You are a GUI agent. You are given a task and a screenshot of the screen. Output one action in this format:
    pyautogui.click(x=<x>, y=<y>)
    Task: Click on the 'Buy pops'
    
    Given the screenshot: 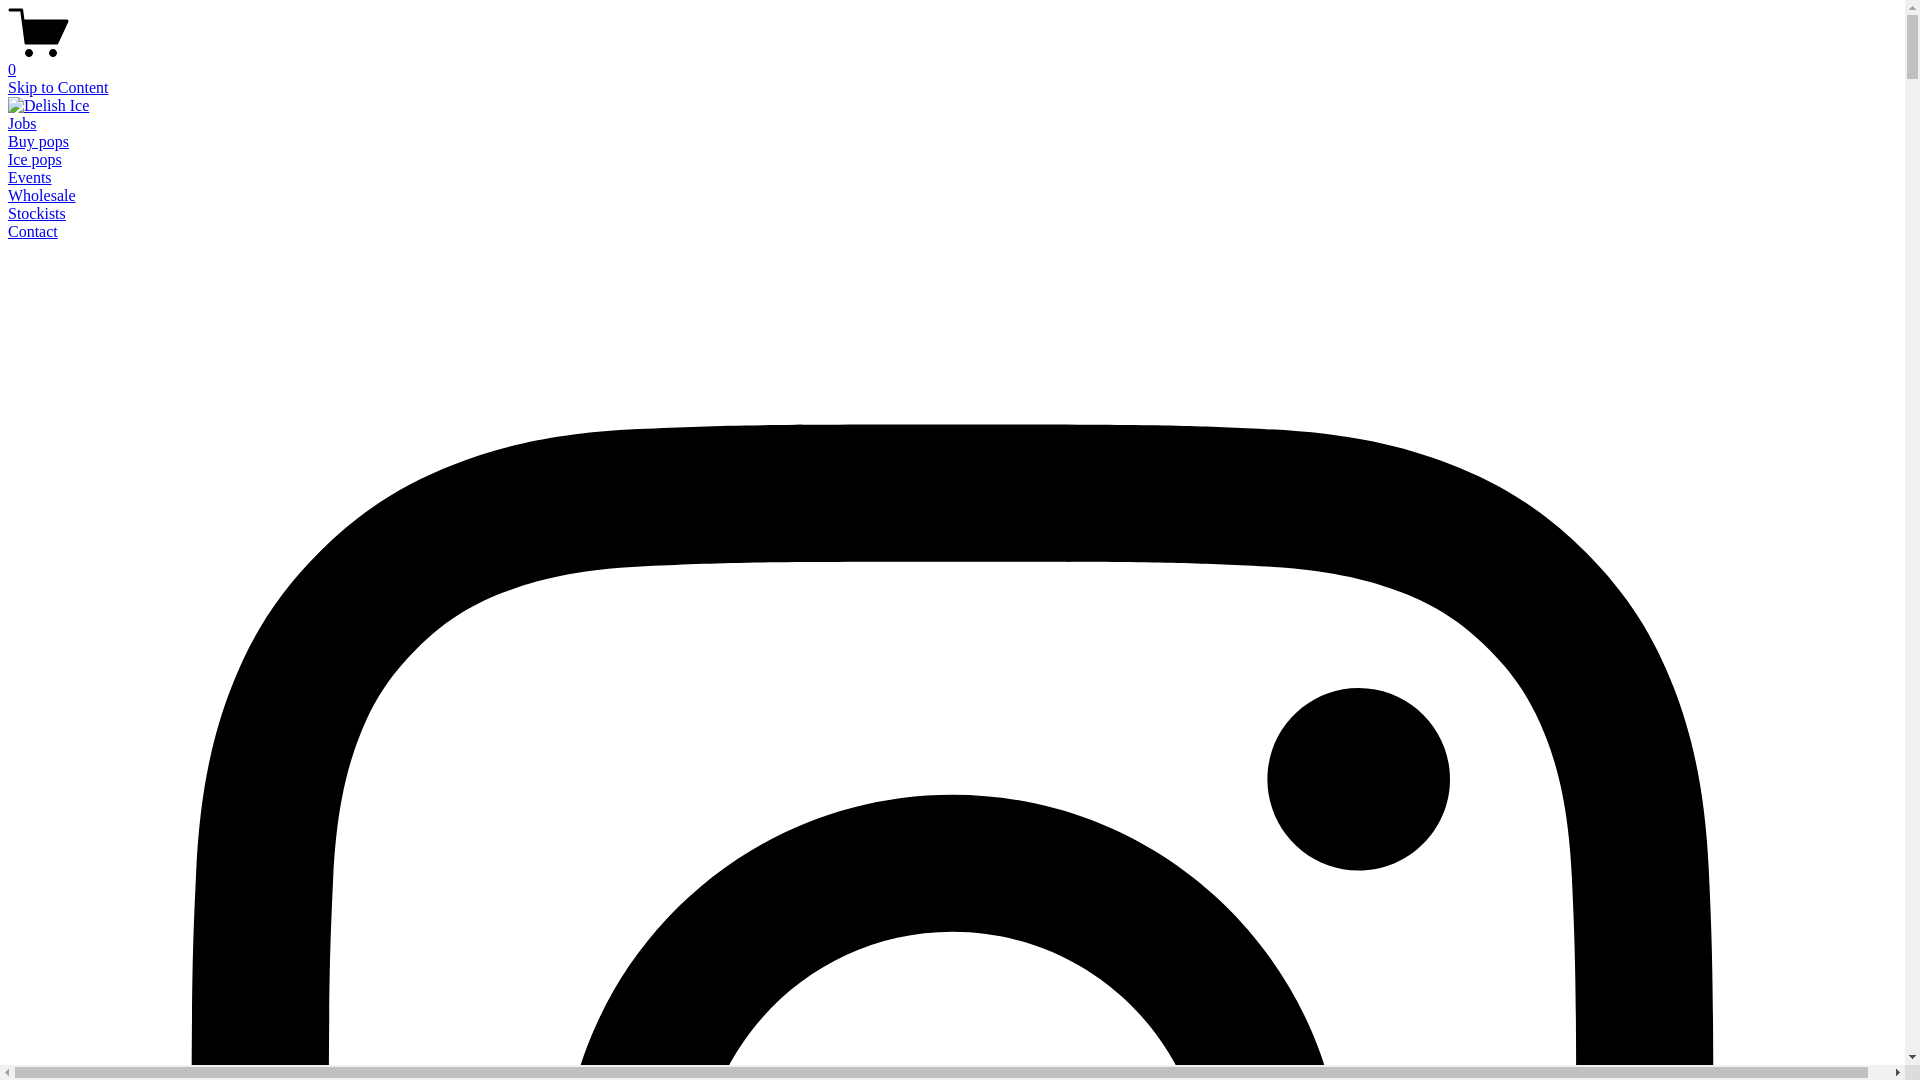 What is the action you would take?
    pyautogui.click(x=8, y=140)
    